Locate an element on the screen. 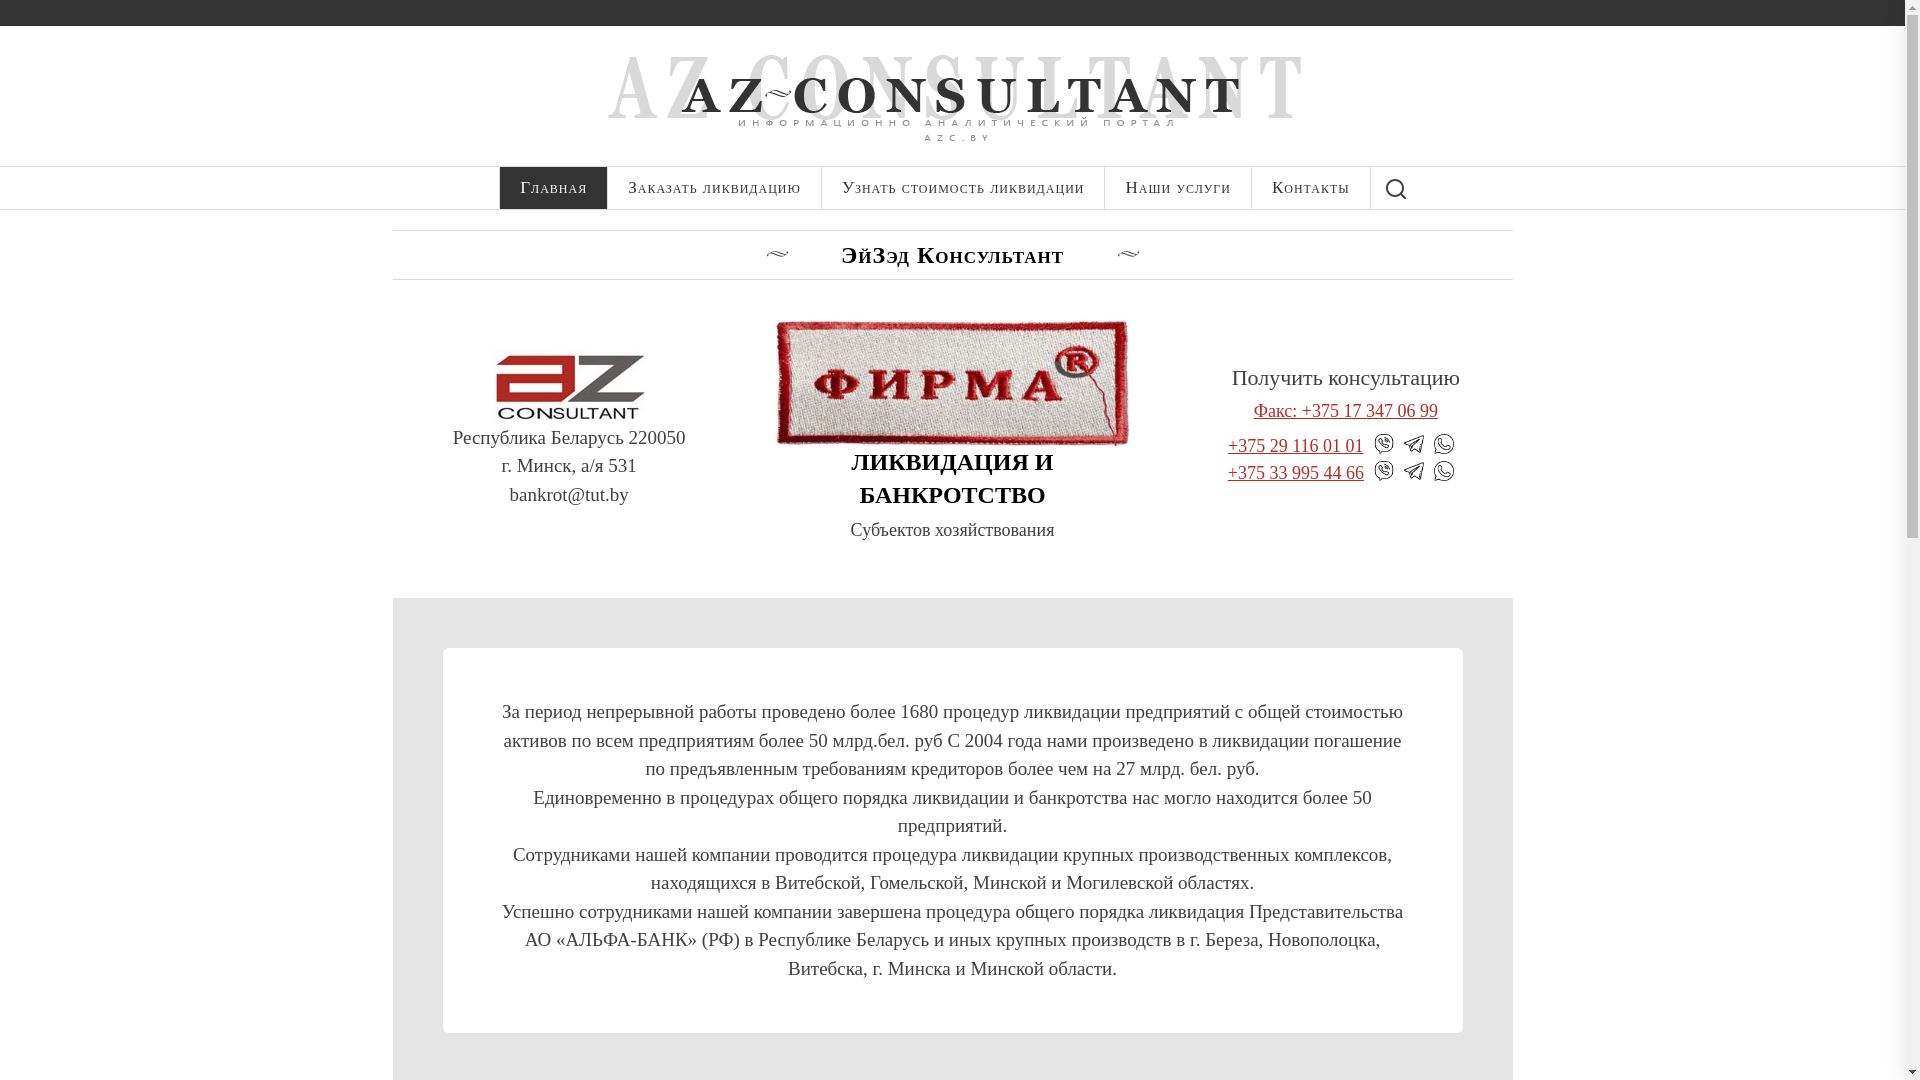 The width and height of the screenshot is (1920, 1080). '+375 33 995 44 66' is located at coordinates (1296, 474).